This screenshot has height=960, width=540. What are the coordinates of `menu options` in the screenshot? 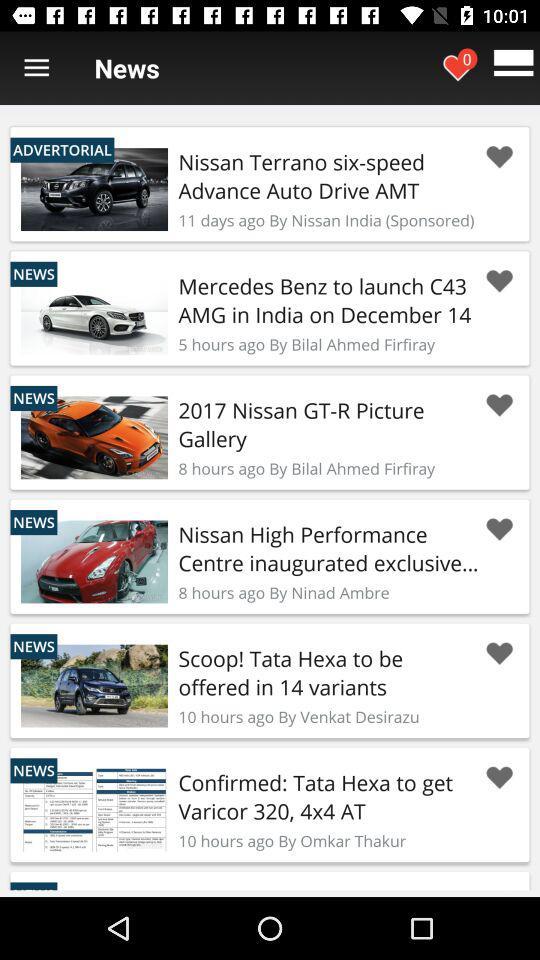 It's located at (36, 68).